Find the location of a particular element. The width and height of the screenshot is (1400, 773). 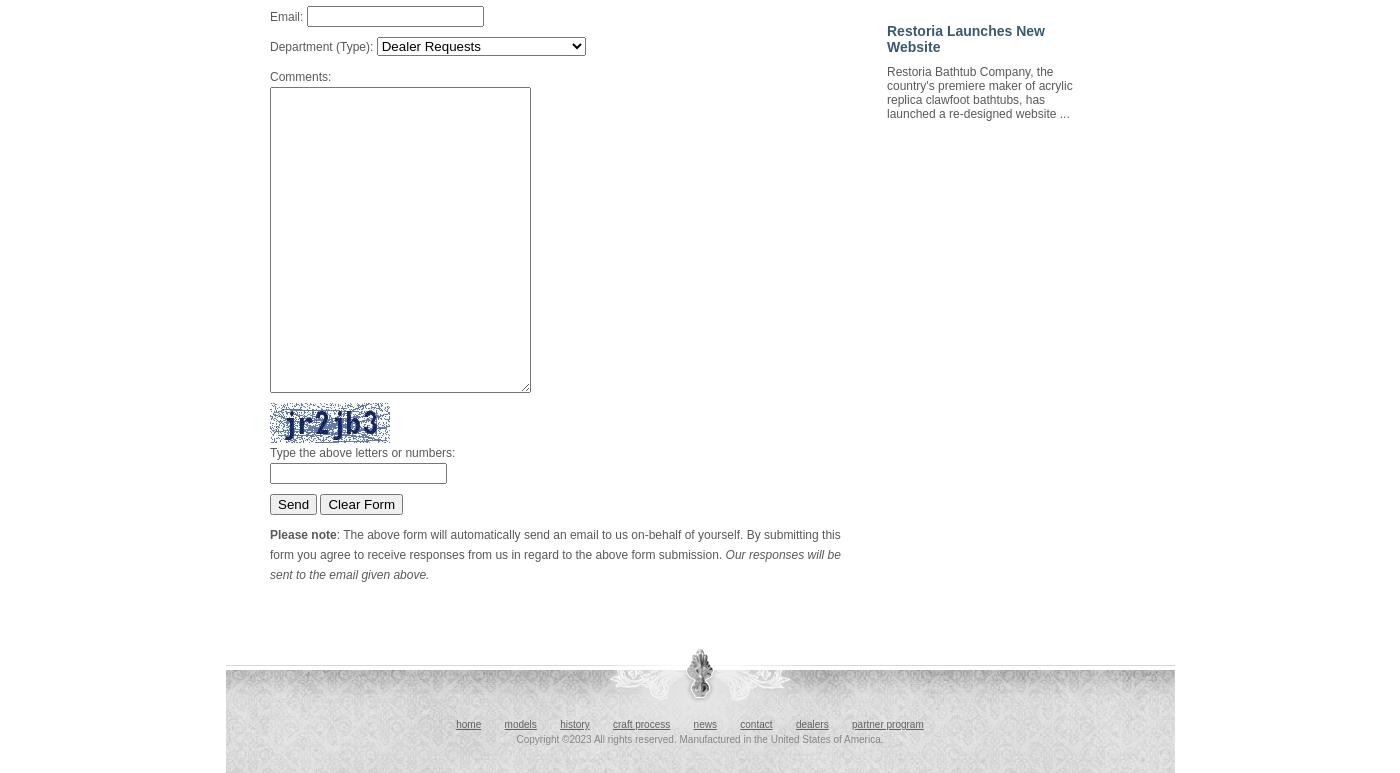

'dealers' is located at coordinates (811, 724).